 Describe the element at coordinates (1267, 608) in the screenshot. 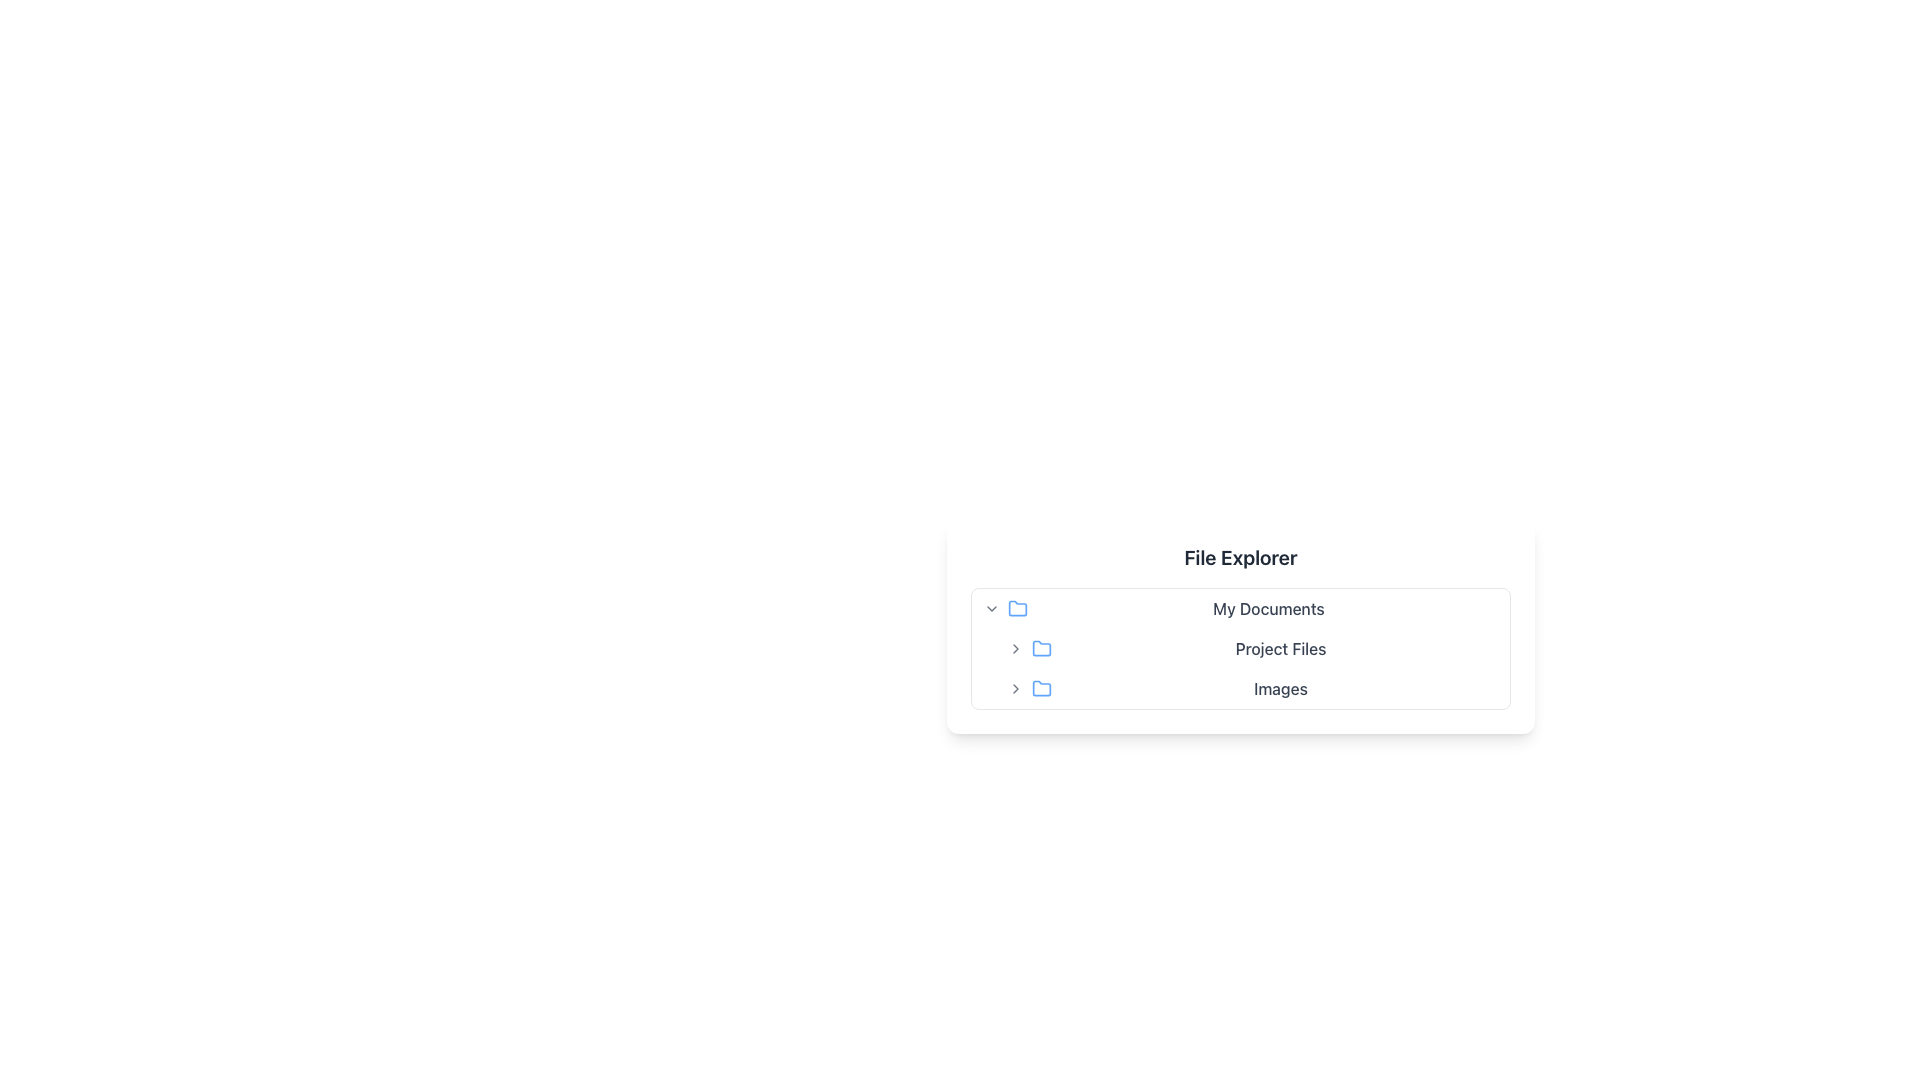

I see `the 'My Documents' text label in the file explorer navigation interface, which is positioned adjacent to a dropdown toggle icon and follows a blue folder icon` at that location.